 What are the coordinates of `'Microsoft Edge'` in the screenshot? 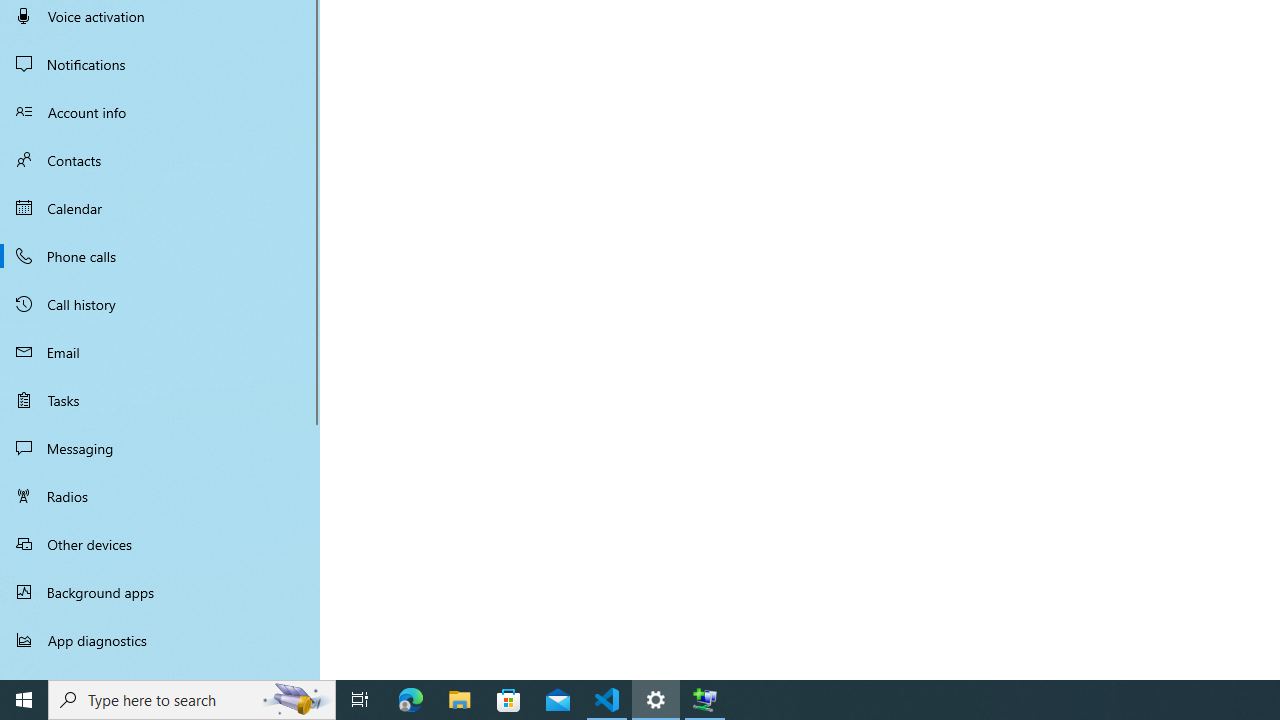 It's located at (410, 698).